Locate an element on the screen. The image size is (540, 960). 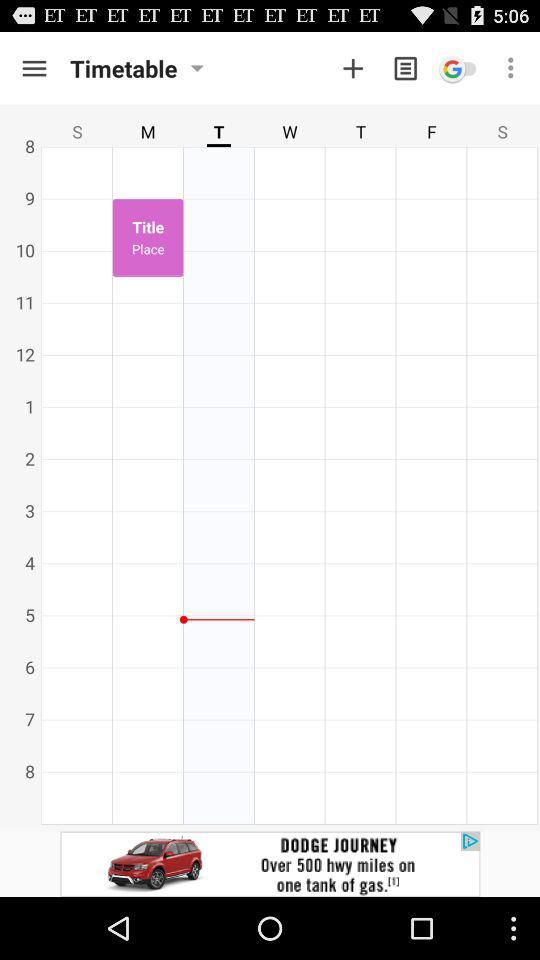
advertisement is located at coordinates (270, 863).